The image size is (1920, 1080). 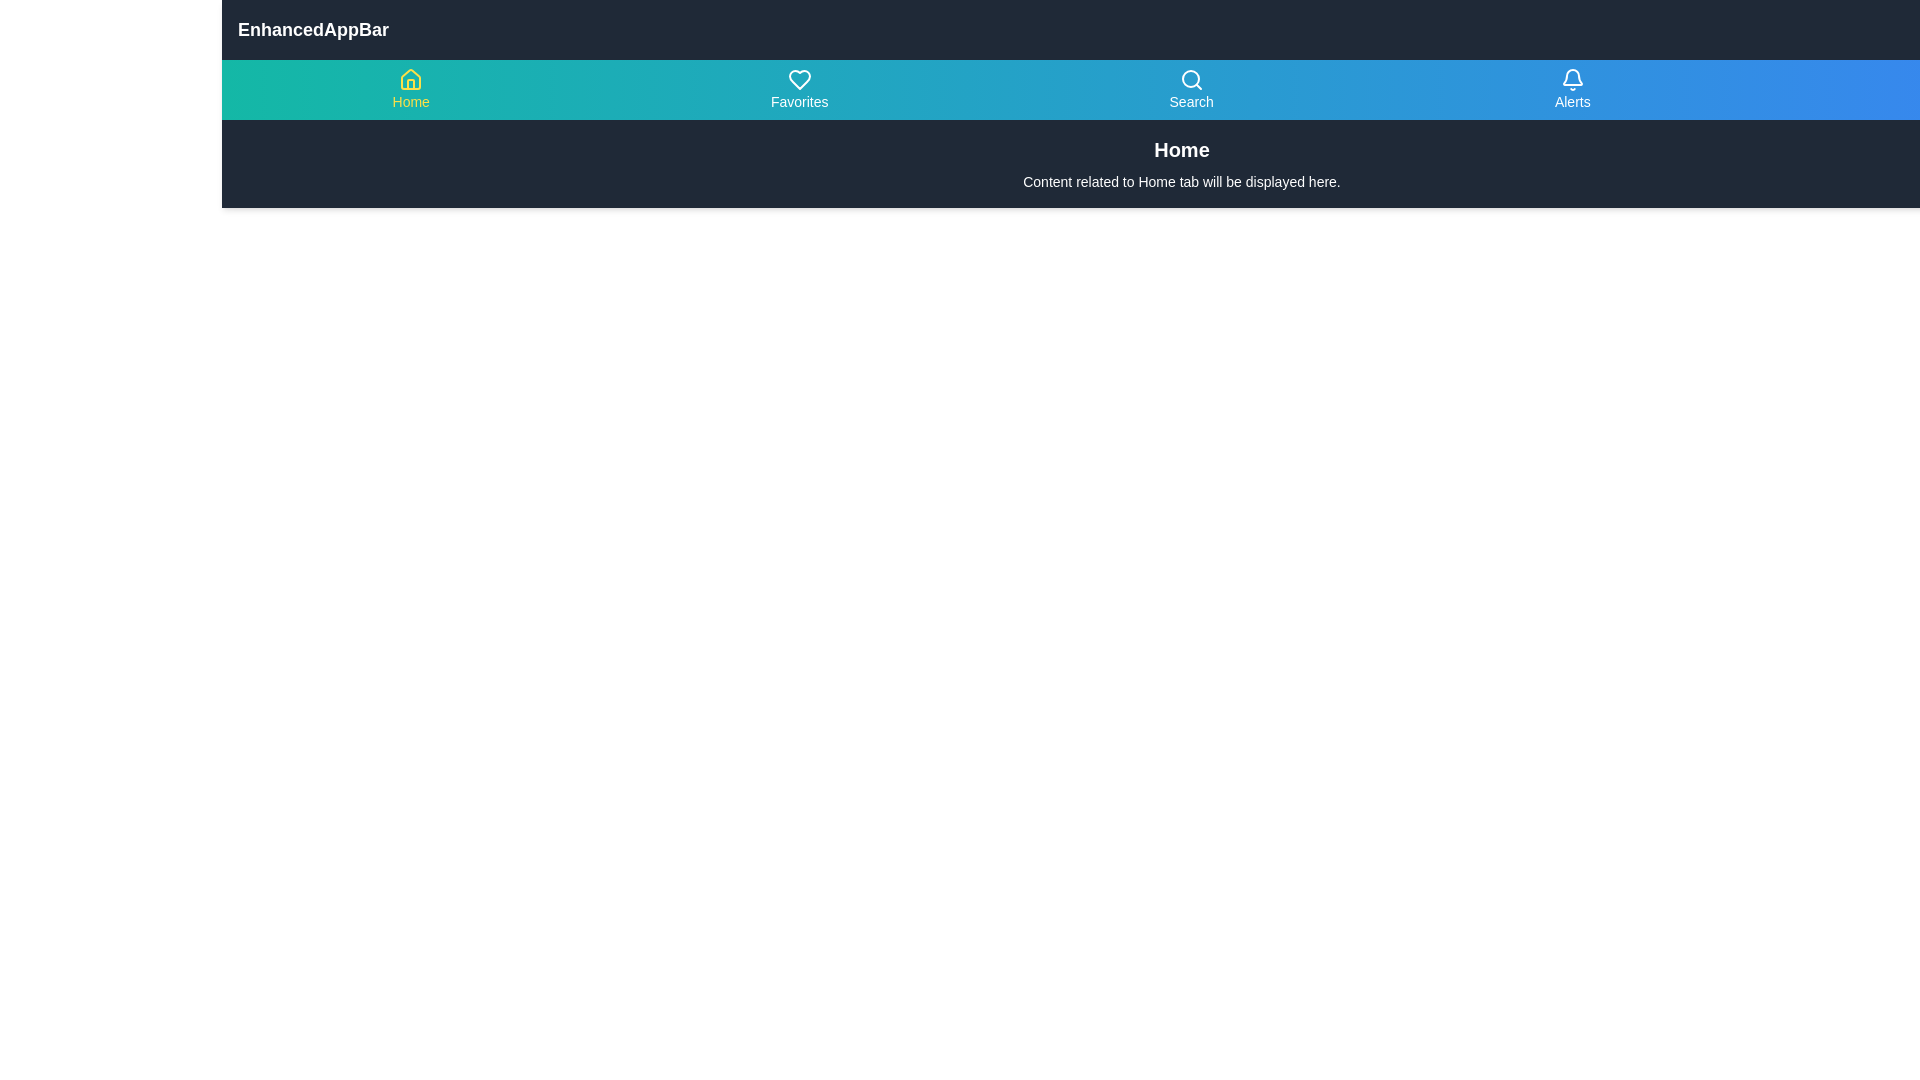 I want to click on the Search tab, so click(x=1190, y=88).